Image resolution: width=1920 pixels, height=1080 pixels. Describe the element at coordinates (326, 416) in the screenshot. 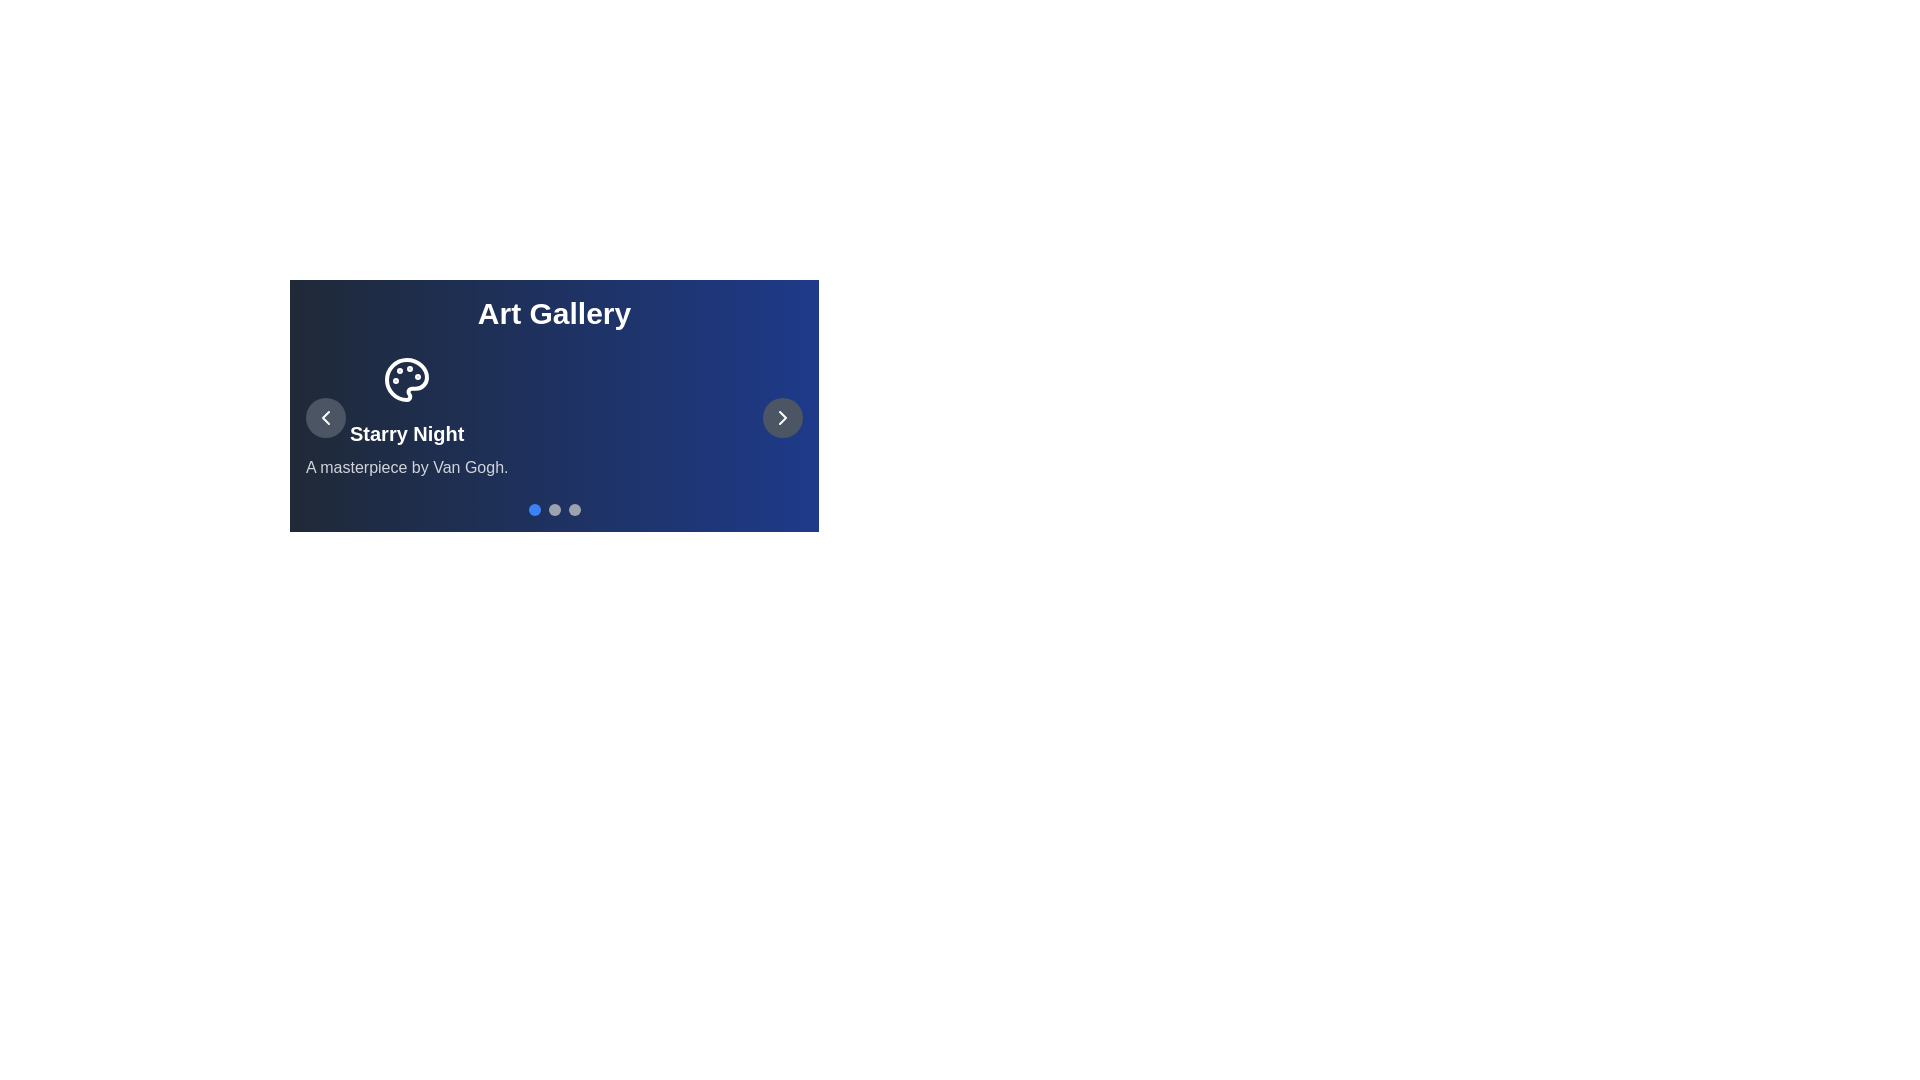

I see `left navigation button to navigate to the previous artwork` at that location.